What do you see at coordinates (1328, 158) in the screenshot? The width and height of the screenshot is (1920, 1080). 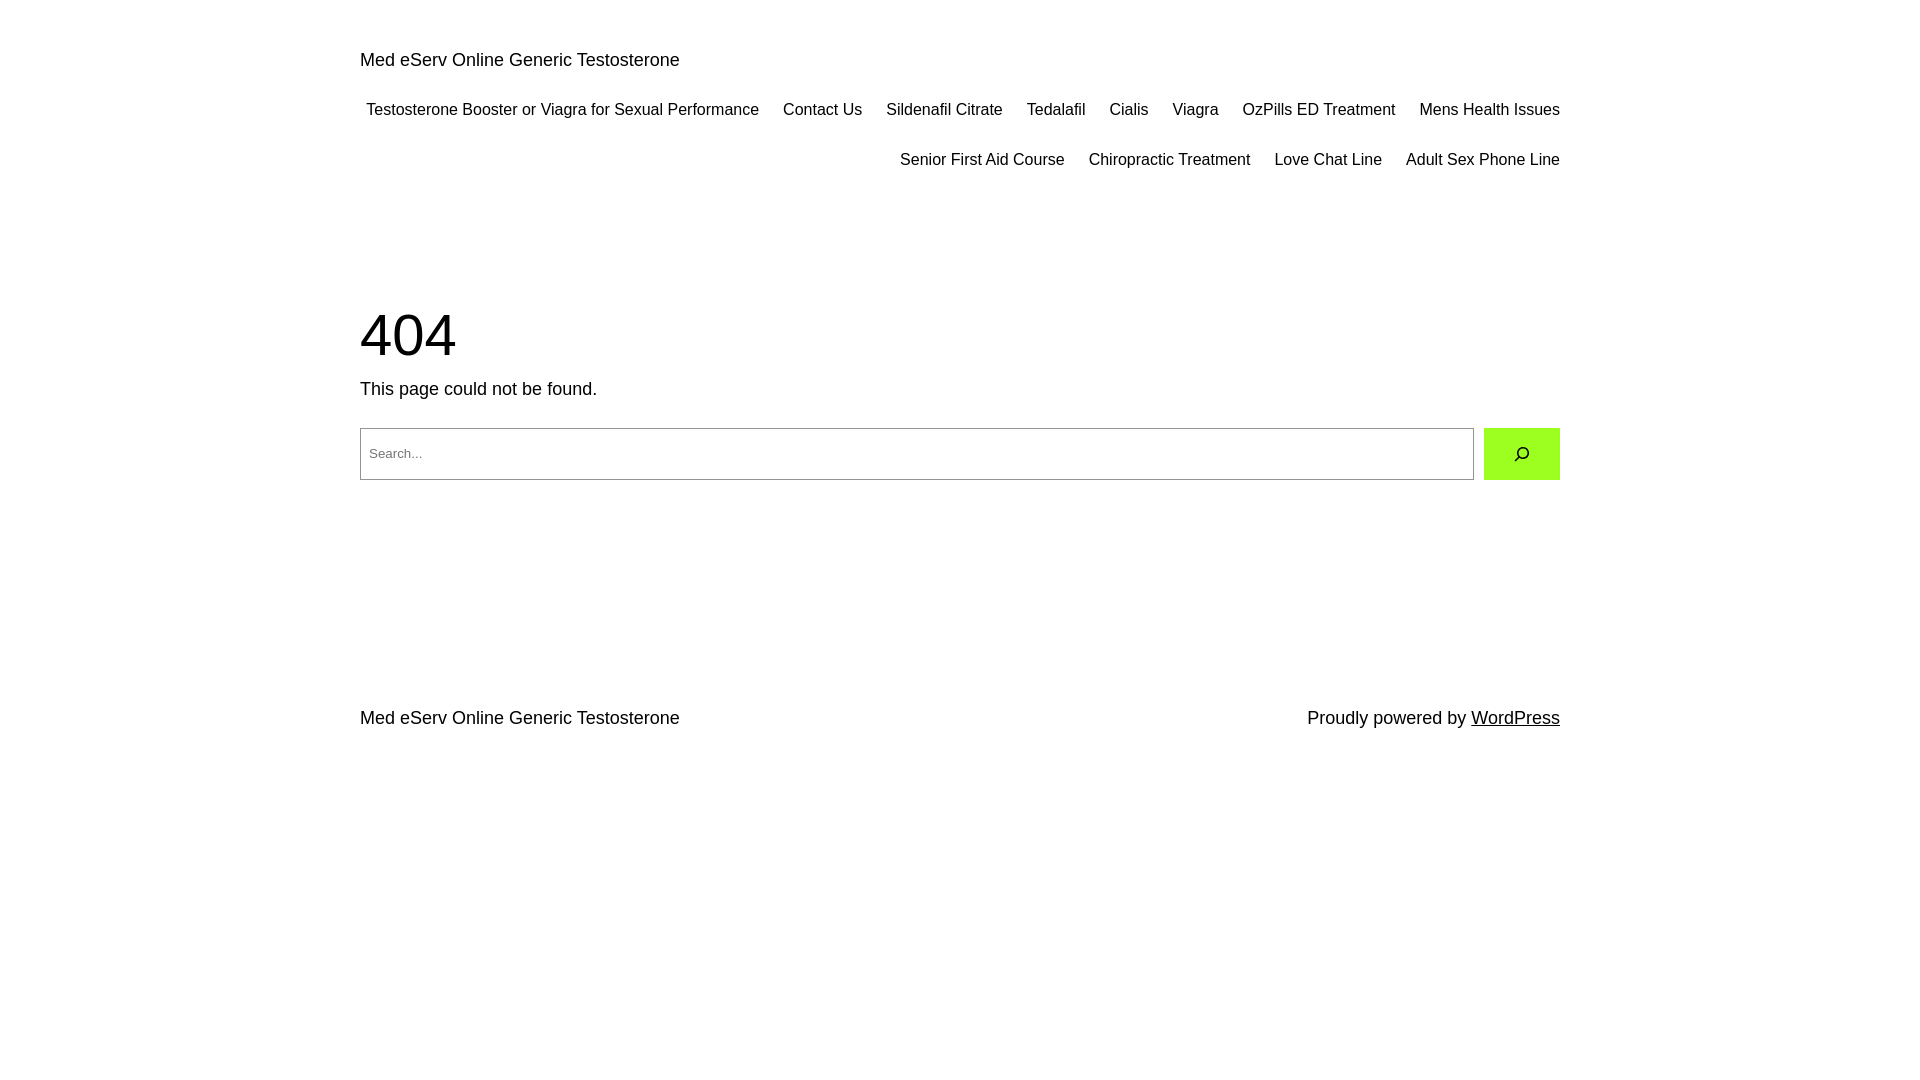 I see `'Love Chat Line'` at bounding box center [1328, 158].